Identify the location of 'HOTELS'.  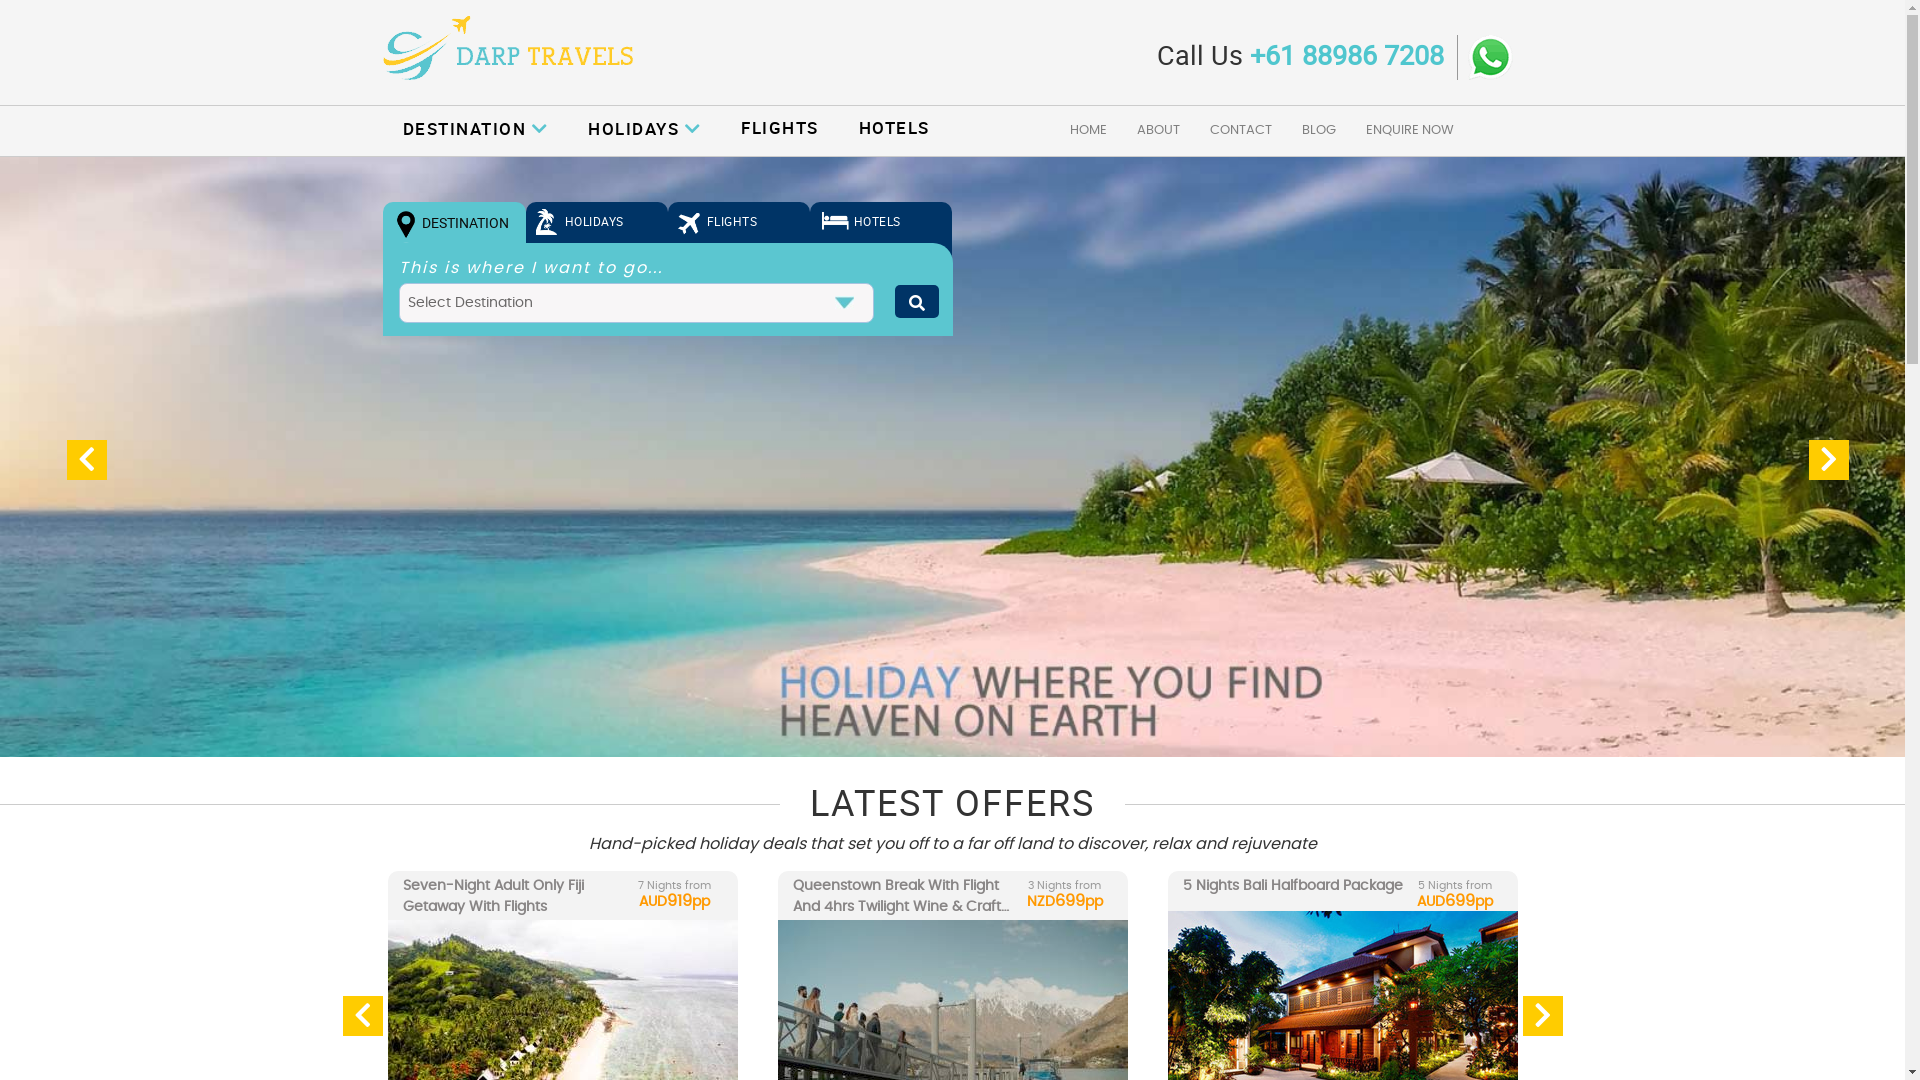
(892, 127).